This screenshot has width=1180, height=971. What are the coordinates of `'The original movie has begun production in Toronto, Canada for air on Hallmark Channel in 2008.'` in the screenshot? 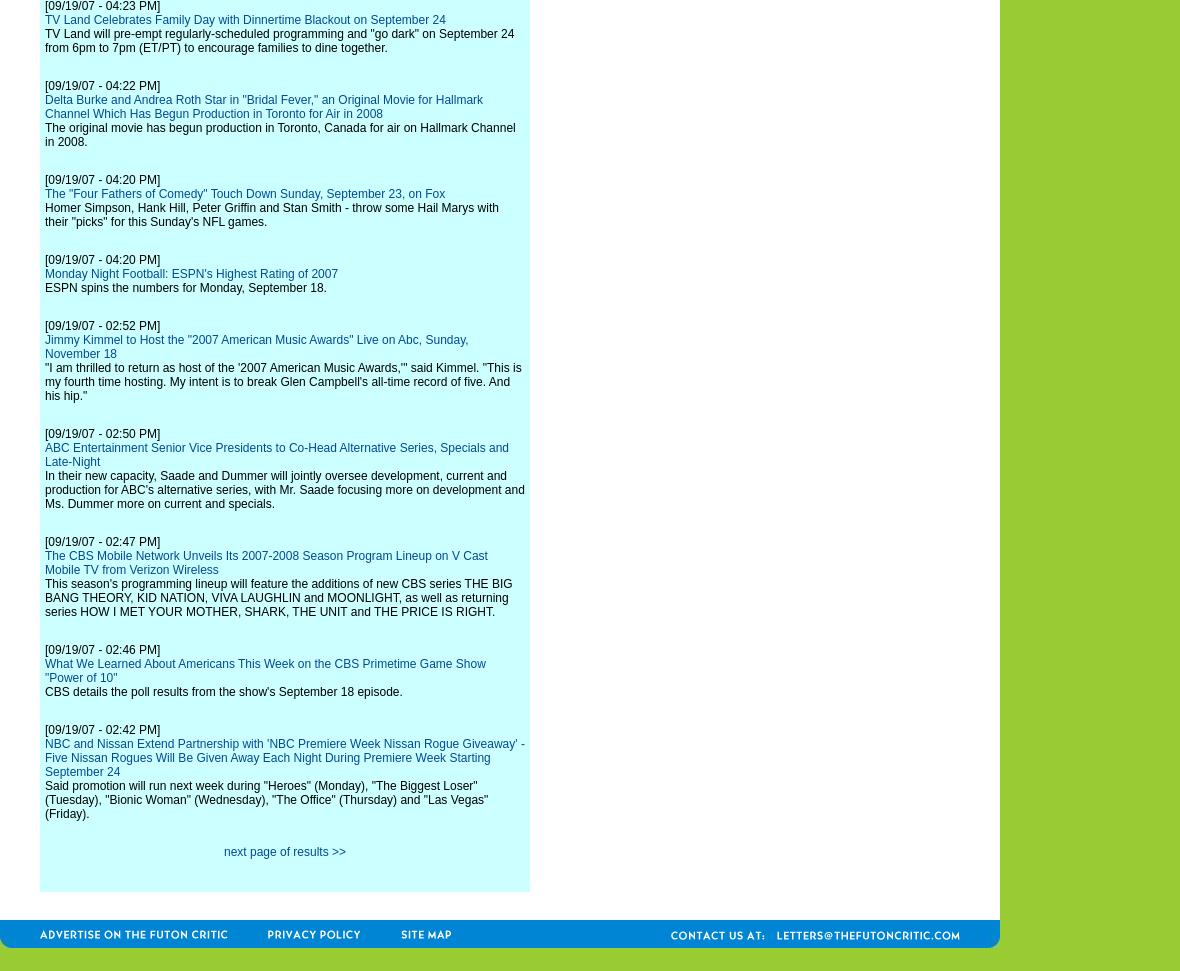 It's located at (280, 134).